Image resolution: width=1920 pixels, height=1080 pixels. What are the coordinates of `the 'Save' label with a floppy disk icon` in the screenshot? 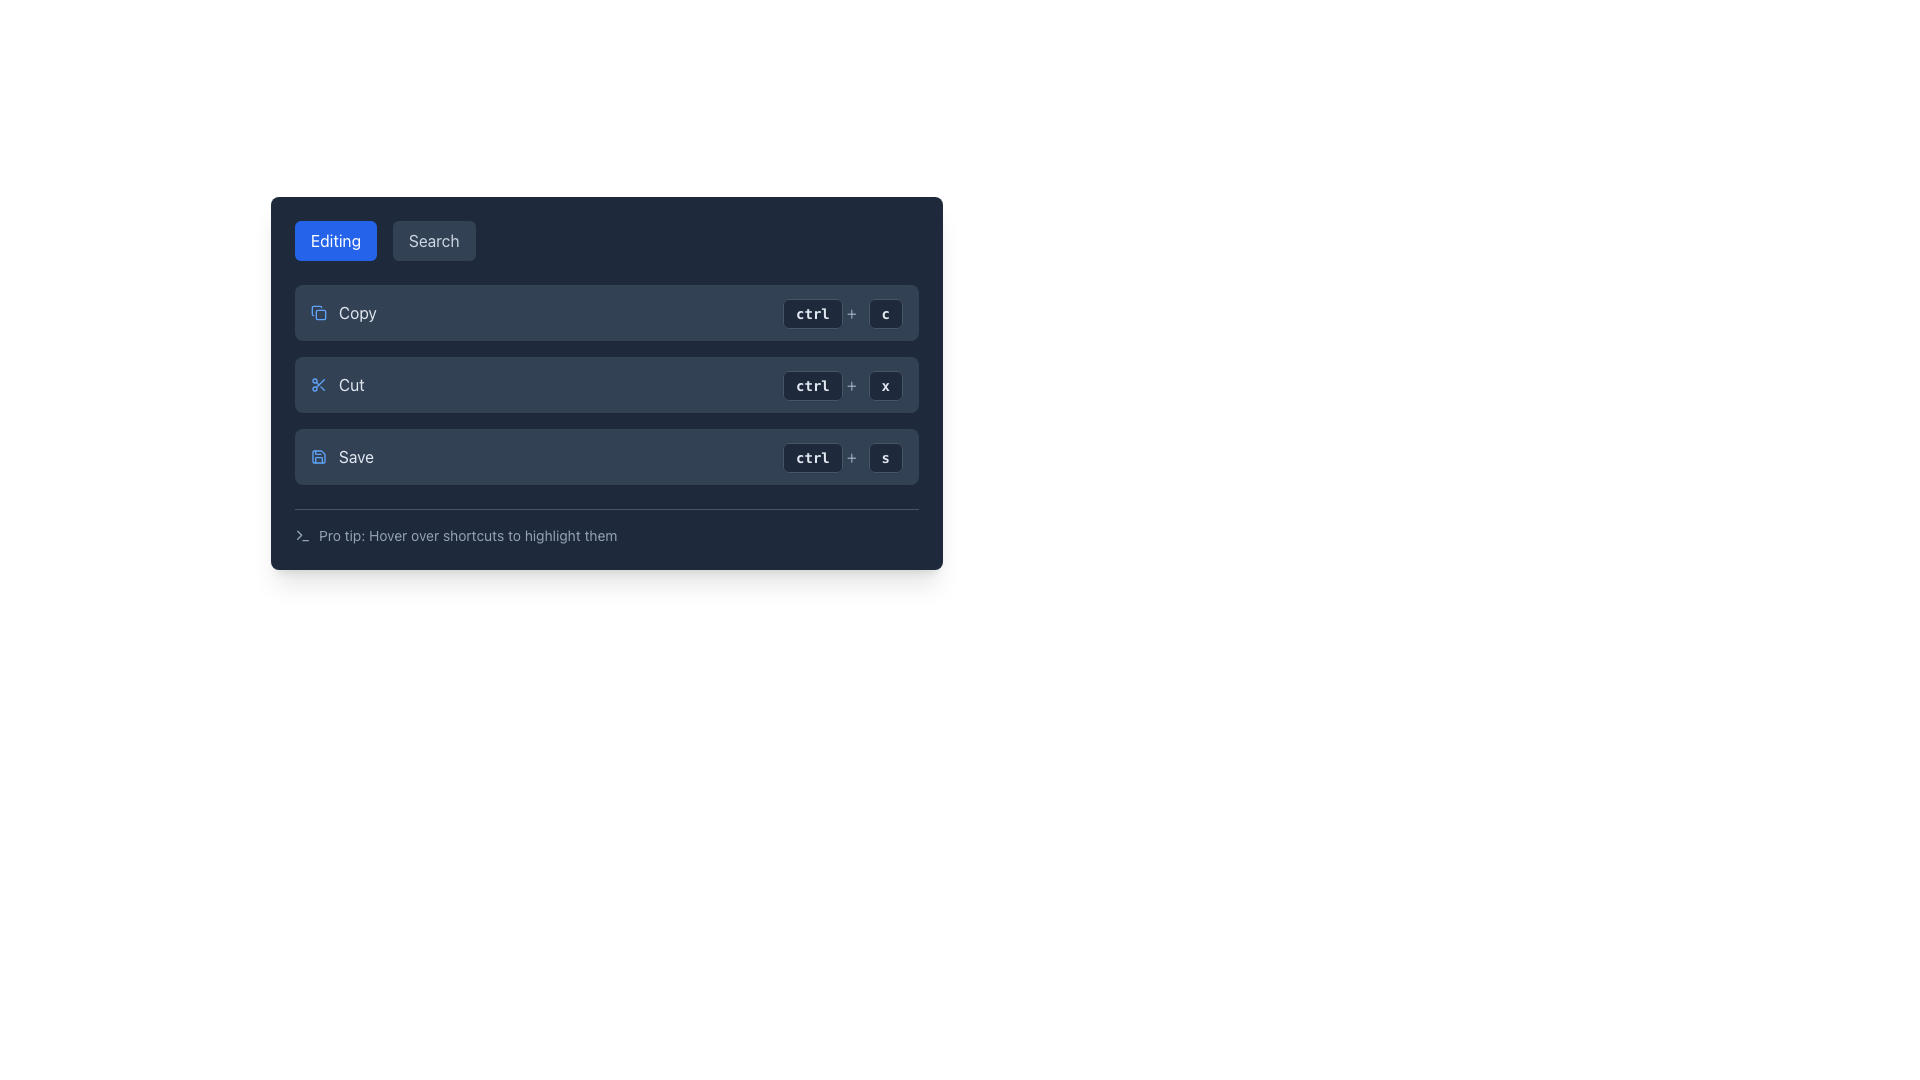 It's located at (342, 456).